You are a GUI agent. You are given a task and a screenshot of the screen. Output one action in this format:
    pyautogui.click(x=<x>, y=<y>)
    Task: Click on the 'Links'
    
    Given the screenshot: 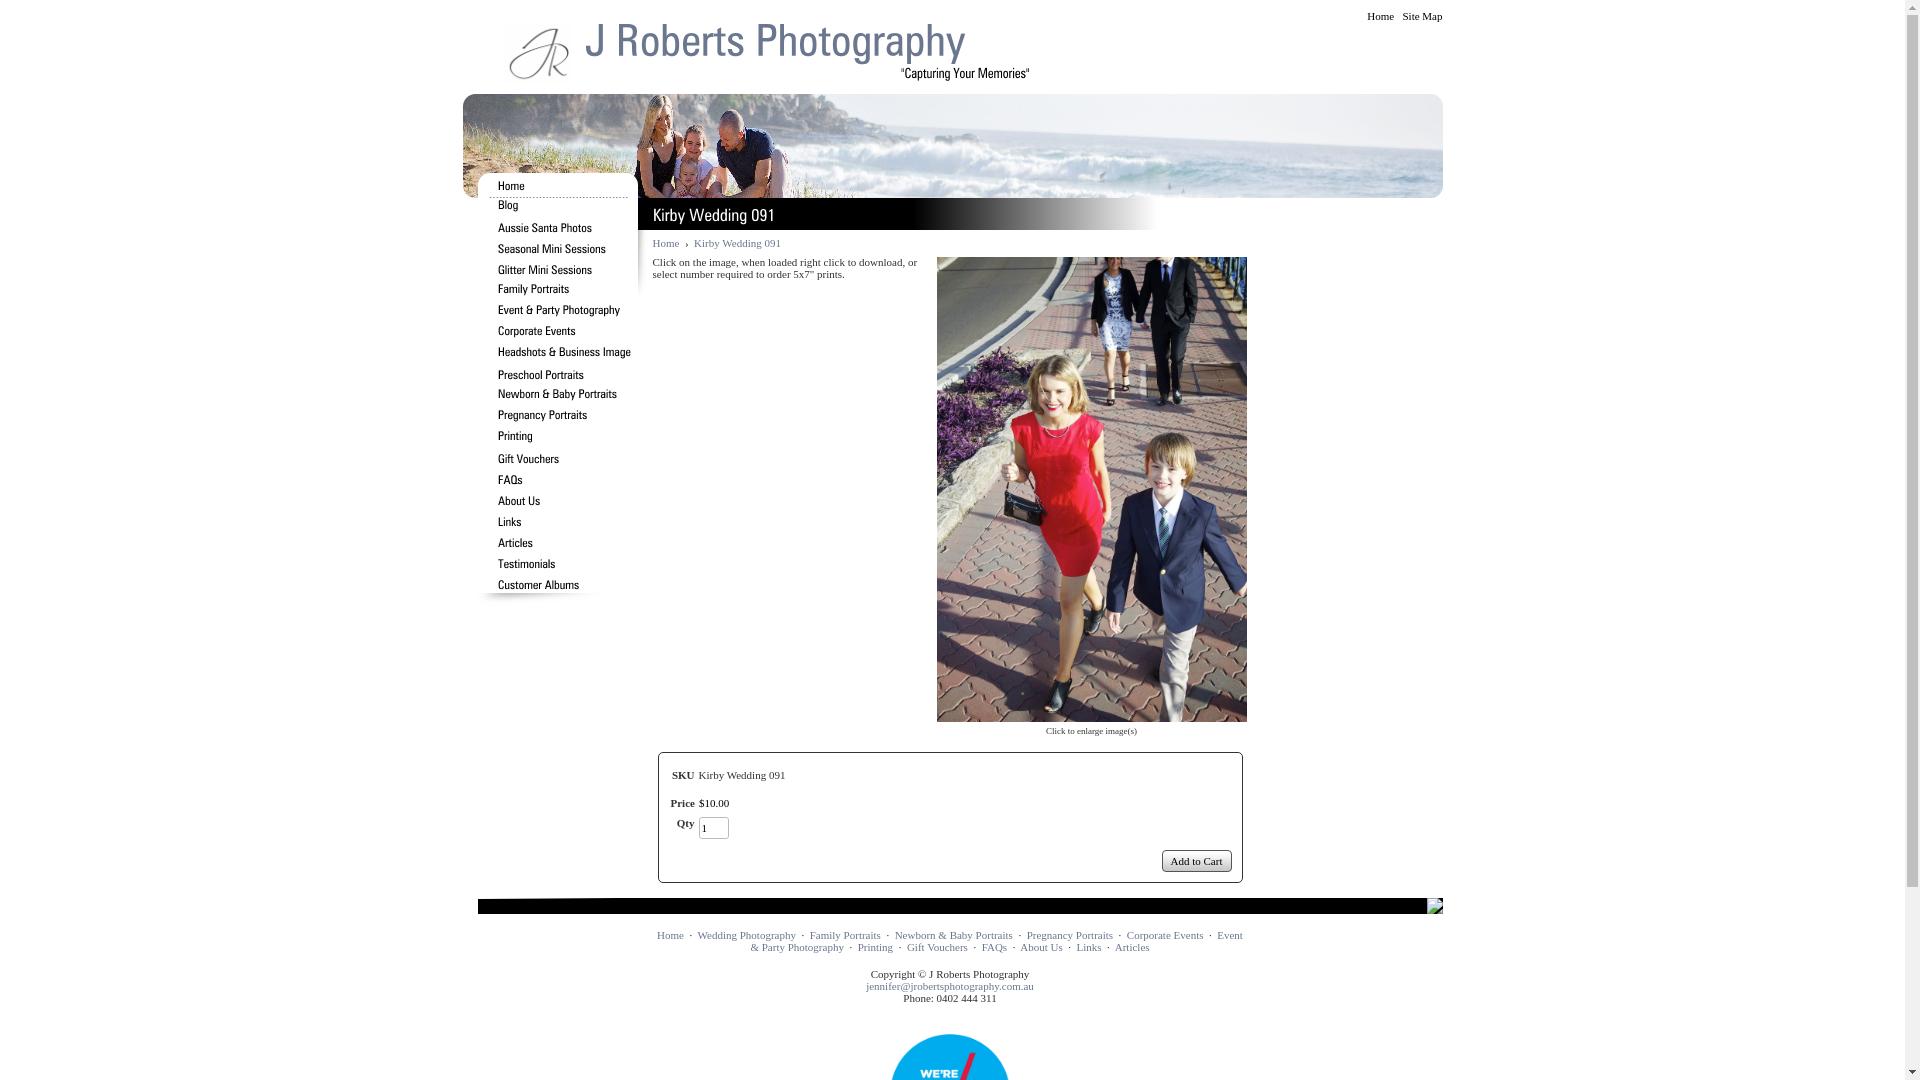 What is the action you would take?
    pyautogui.click(x=1088, y=946)
    